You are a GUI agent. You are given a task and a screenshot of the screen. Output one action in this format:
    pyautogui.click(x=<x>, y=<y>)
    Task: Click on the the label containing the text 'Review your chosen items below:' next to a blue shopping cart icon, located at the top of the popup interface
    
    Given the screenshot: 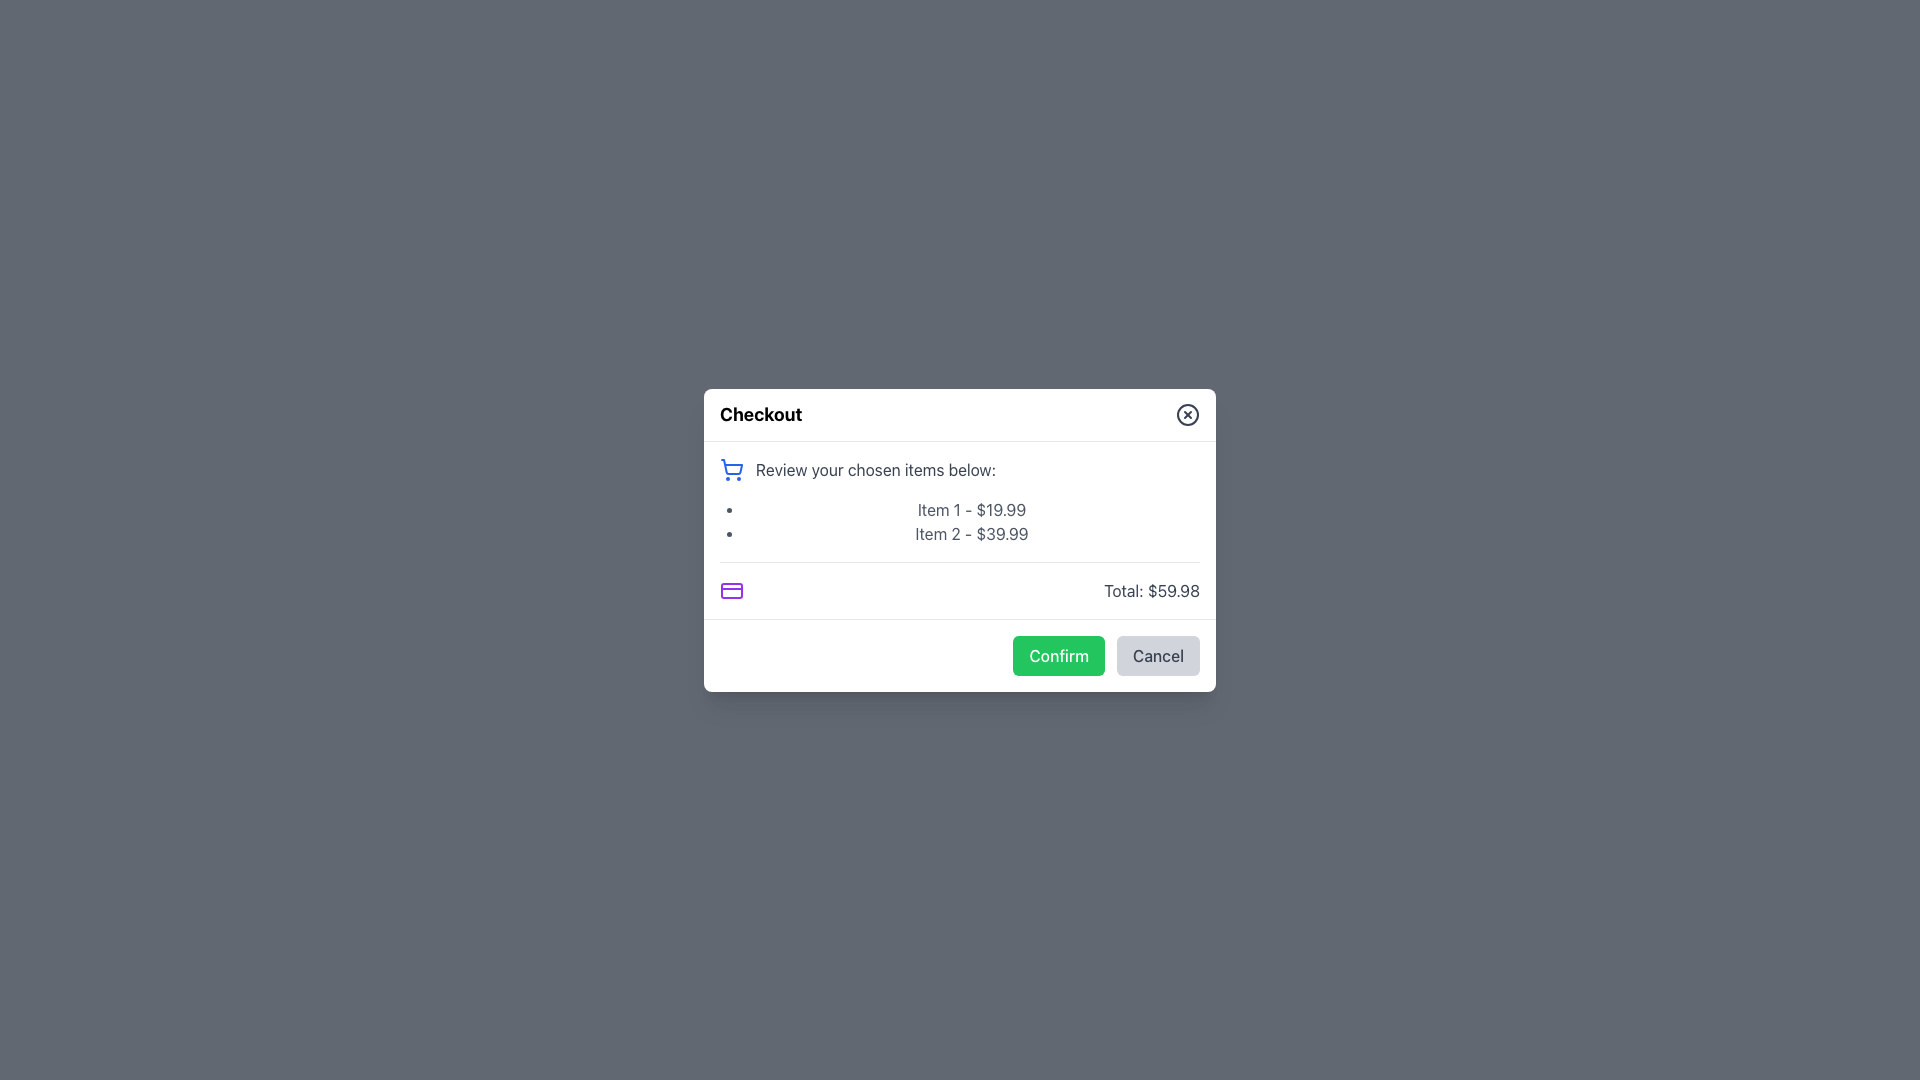 What is the action you would take?
    pyautogui.click(x=960, y=469)
    